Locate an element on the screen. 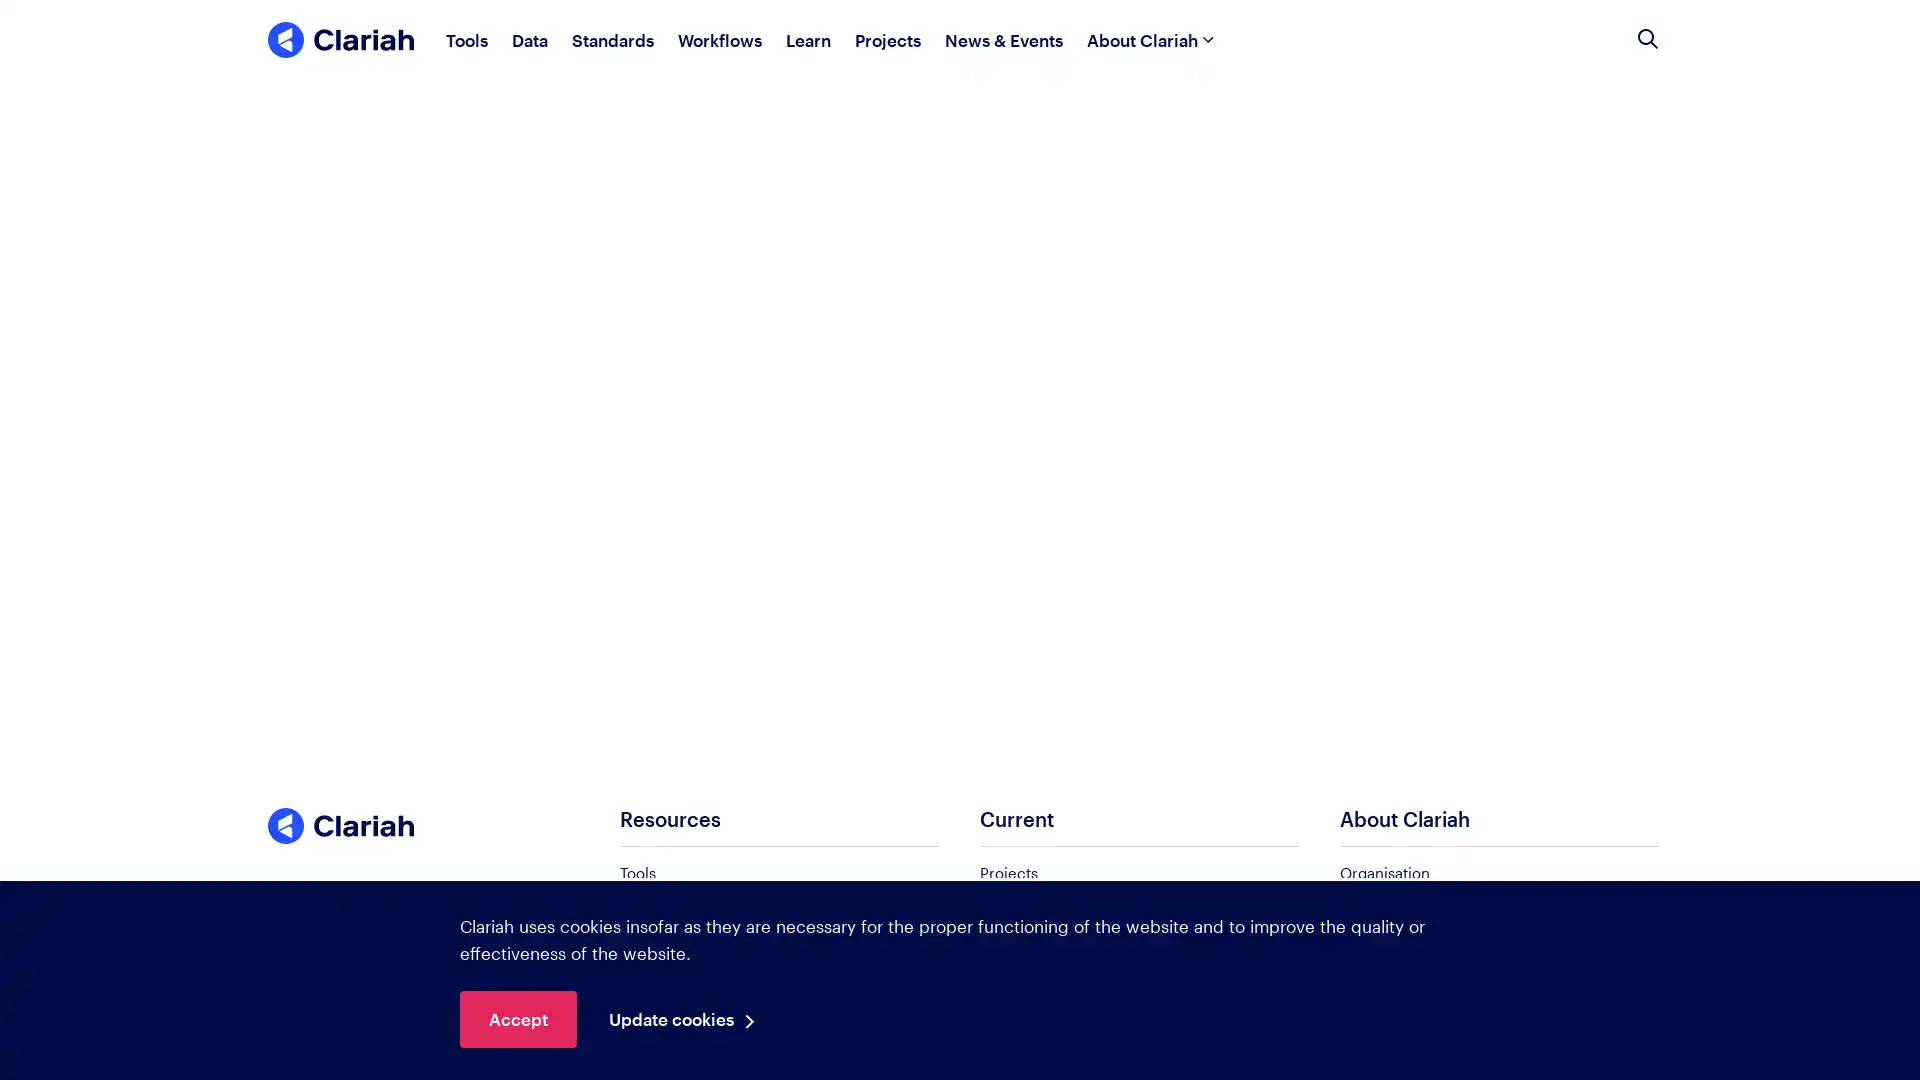 This screenshot has height=1080, width=1920. Update cookies is located at coordinates (687, 1019).